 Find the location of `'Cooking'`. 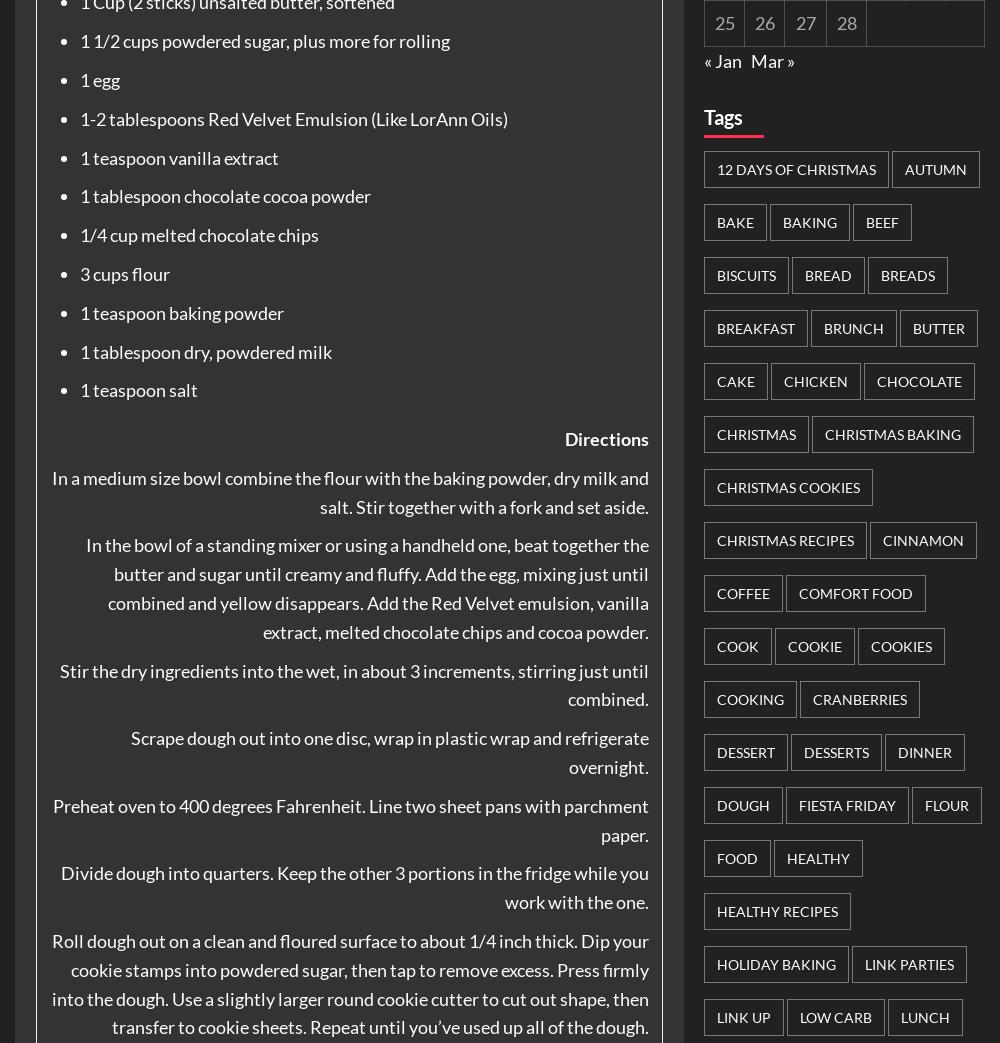

'Cooking' is located at coordinates (750, 698).